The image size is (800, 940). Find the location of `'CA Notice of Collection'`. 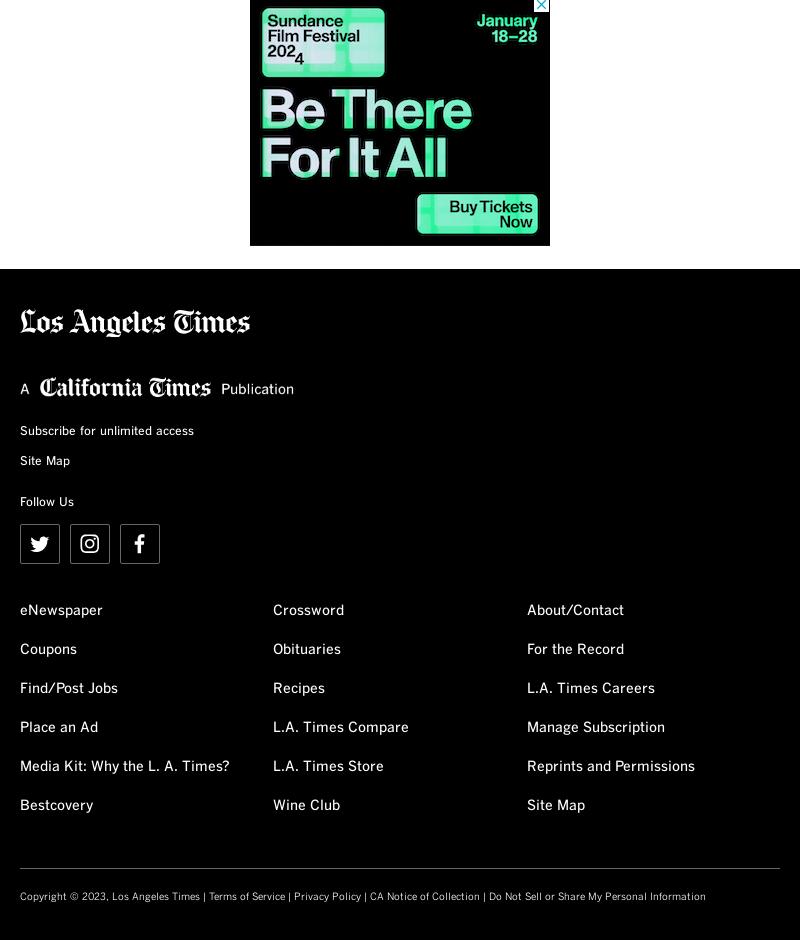

'CA Notice of Collection' is located at coordinates (369, 897).